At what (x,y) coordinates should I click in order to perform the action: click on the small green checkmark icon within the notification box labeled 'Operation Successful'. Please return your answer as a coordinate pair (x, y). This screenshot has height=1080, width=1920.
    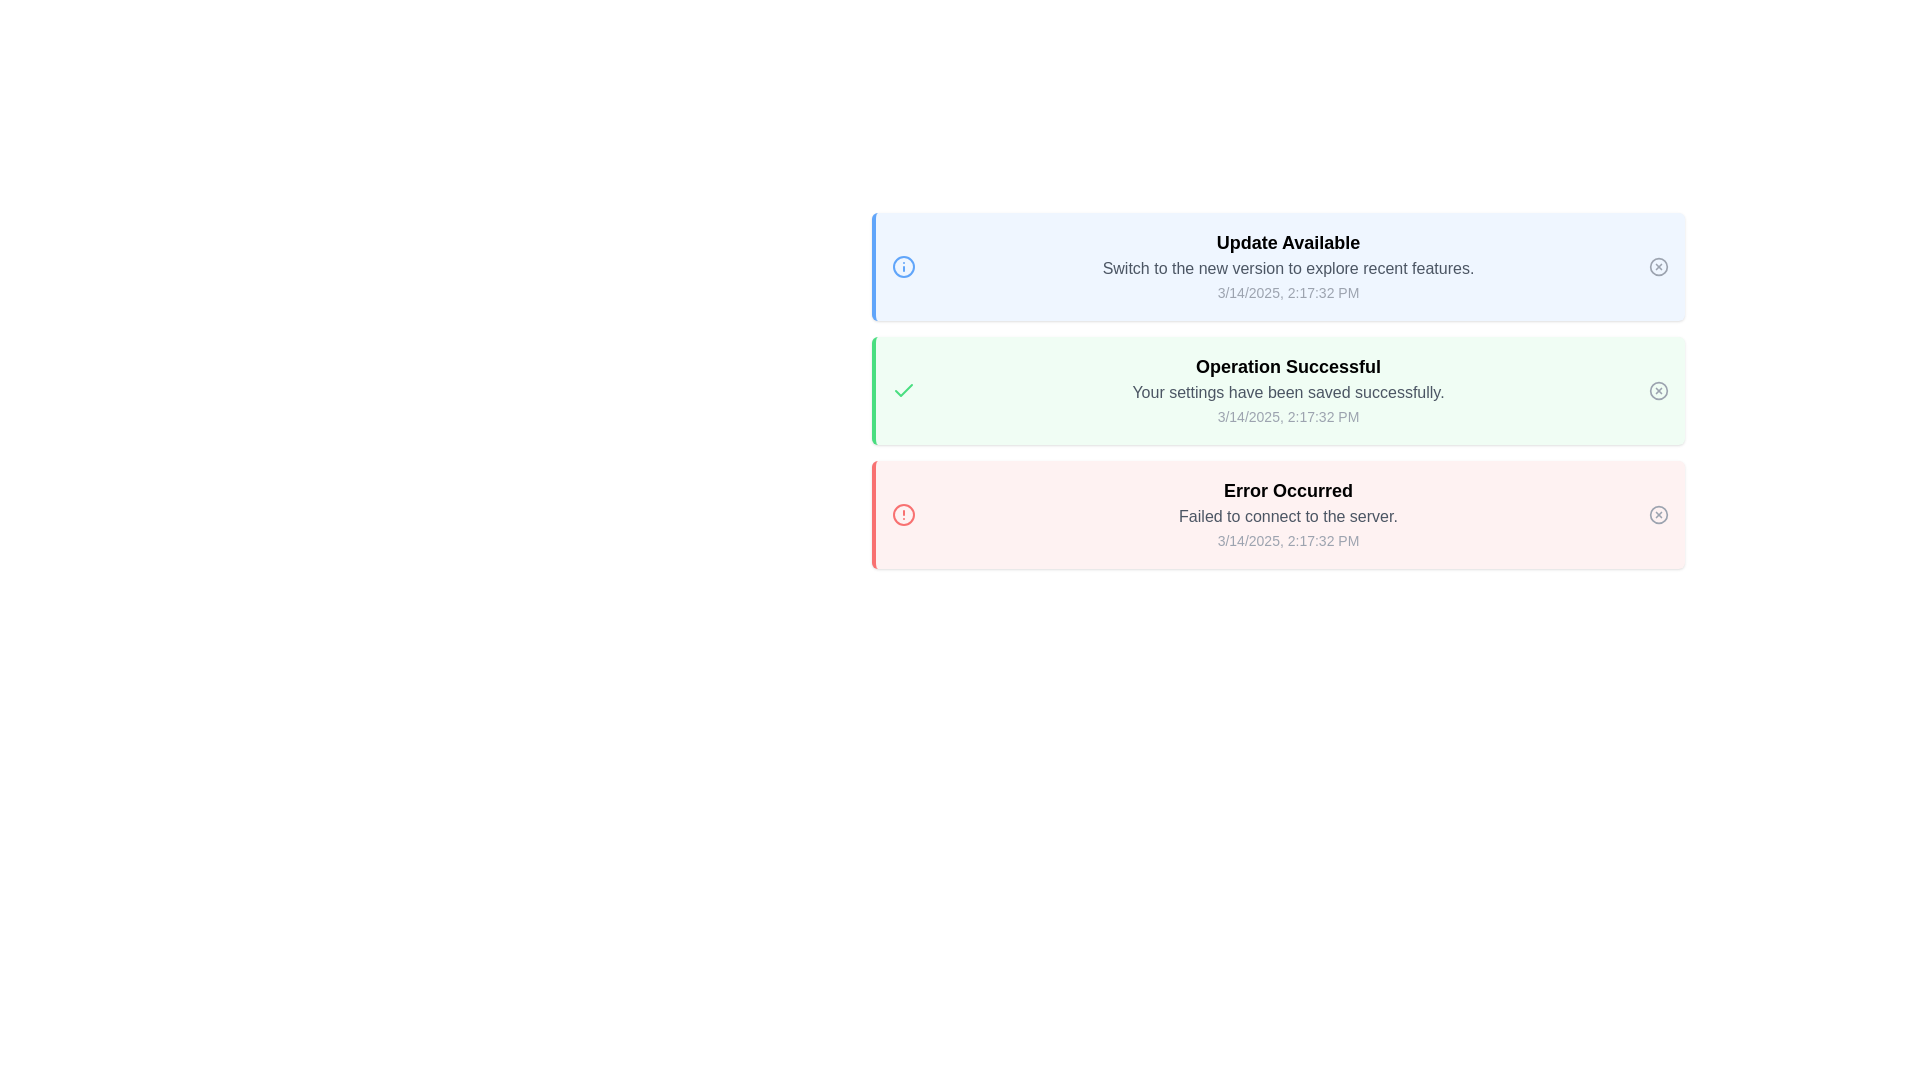
    Looking at the image, I should click on (902, 390).